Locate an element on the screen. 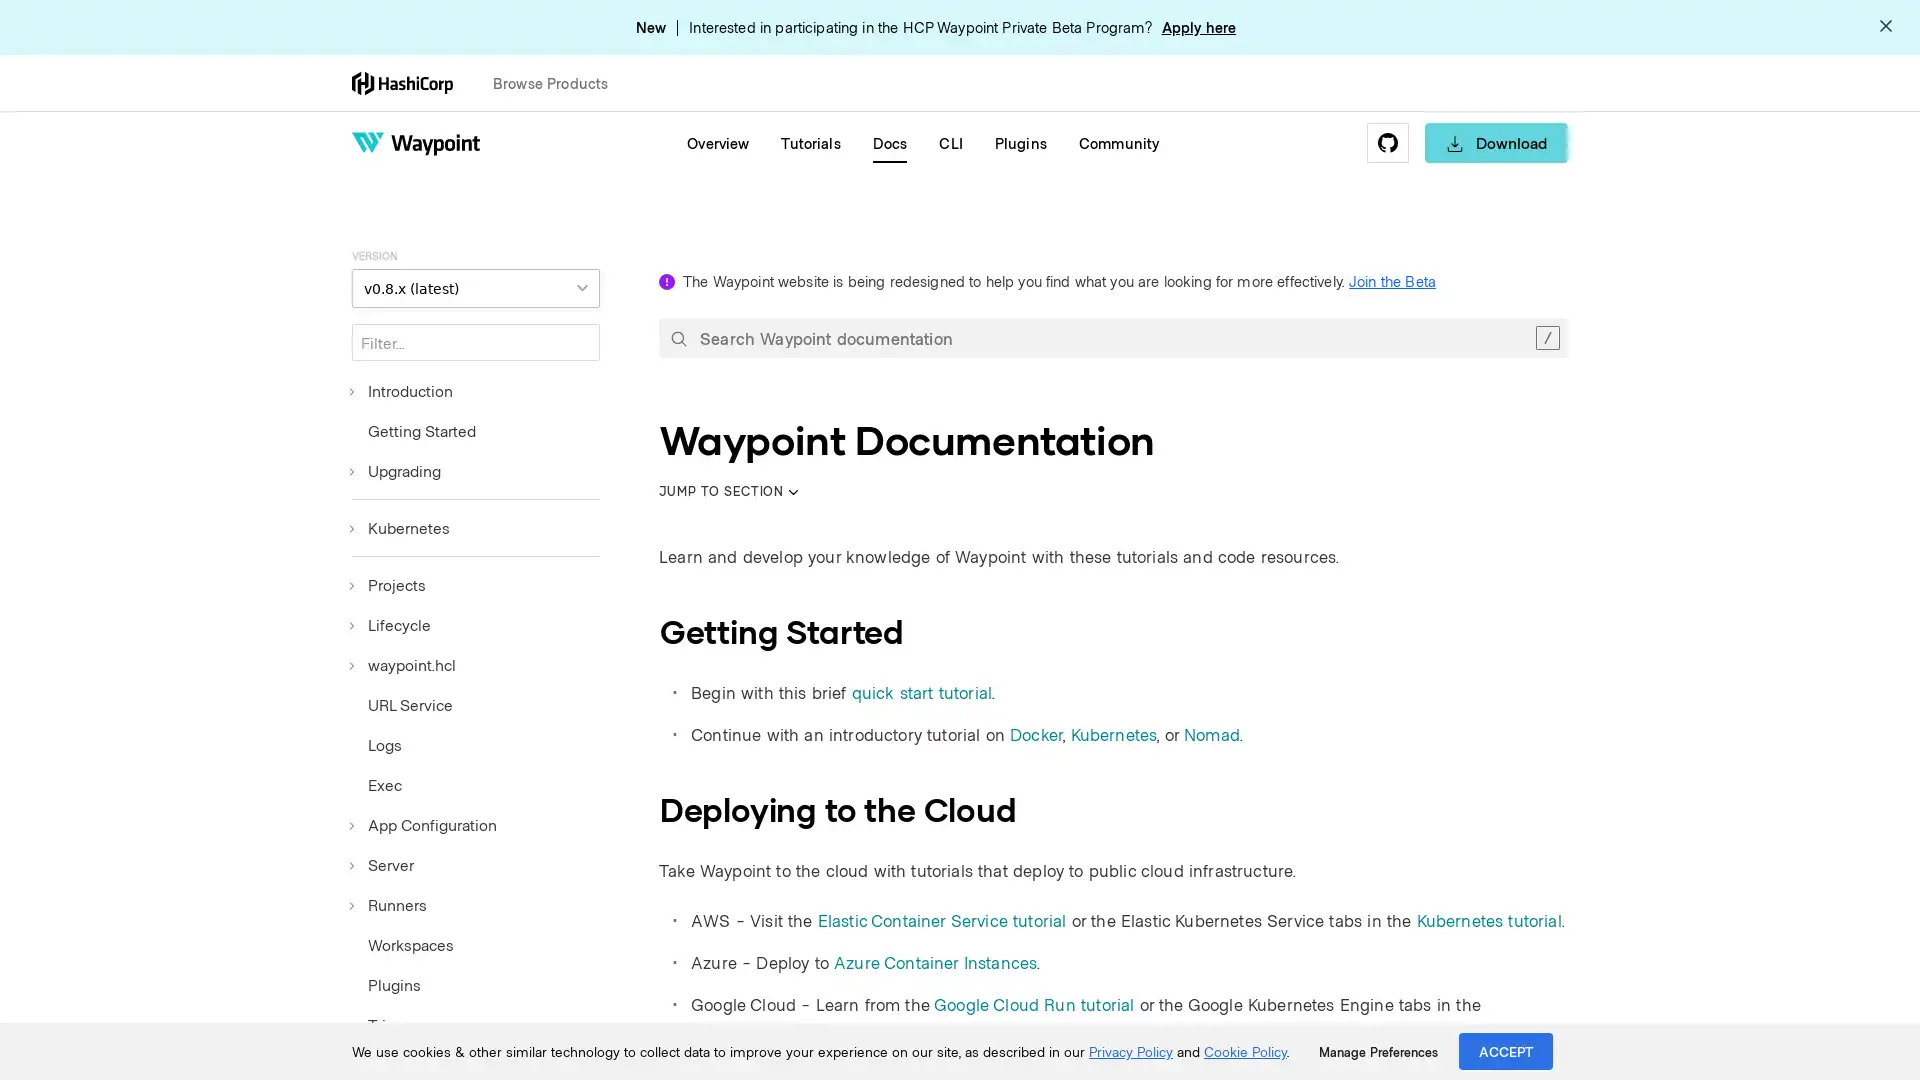  Browse Products Open this menu is located at coordinates (559, 82).